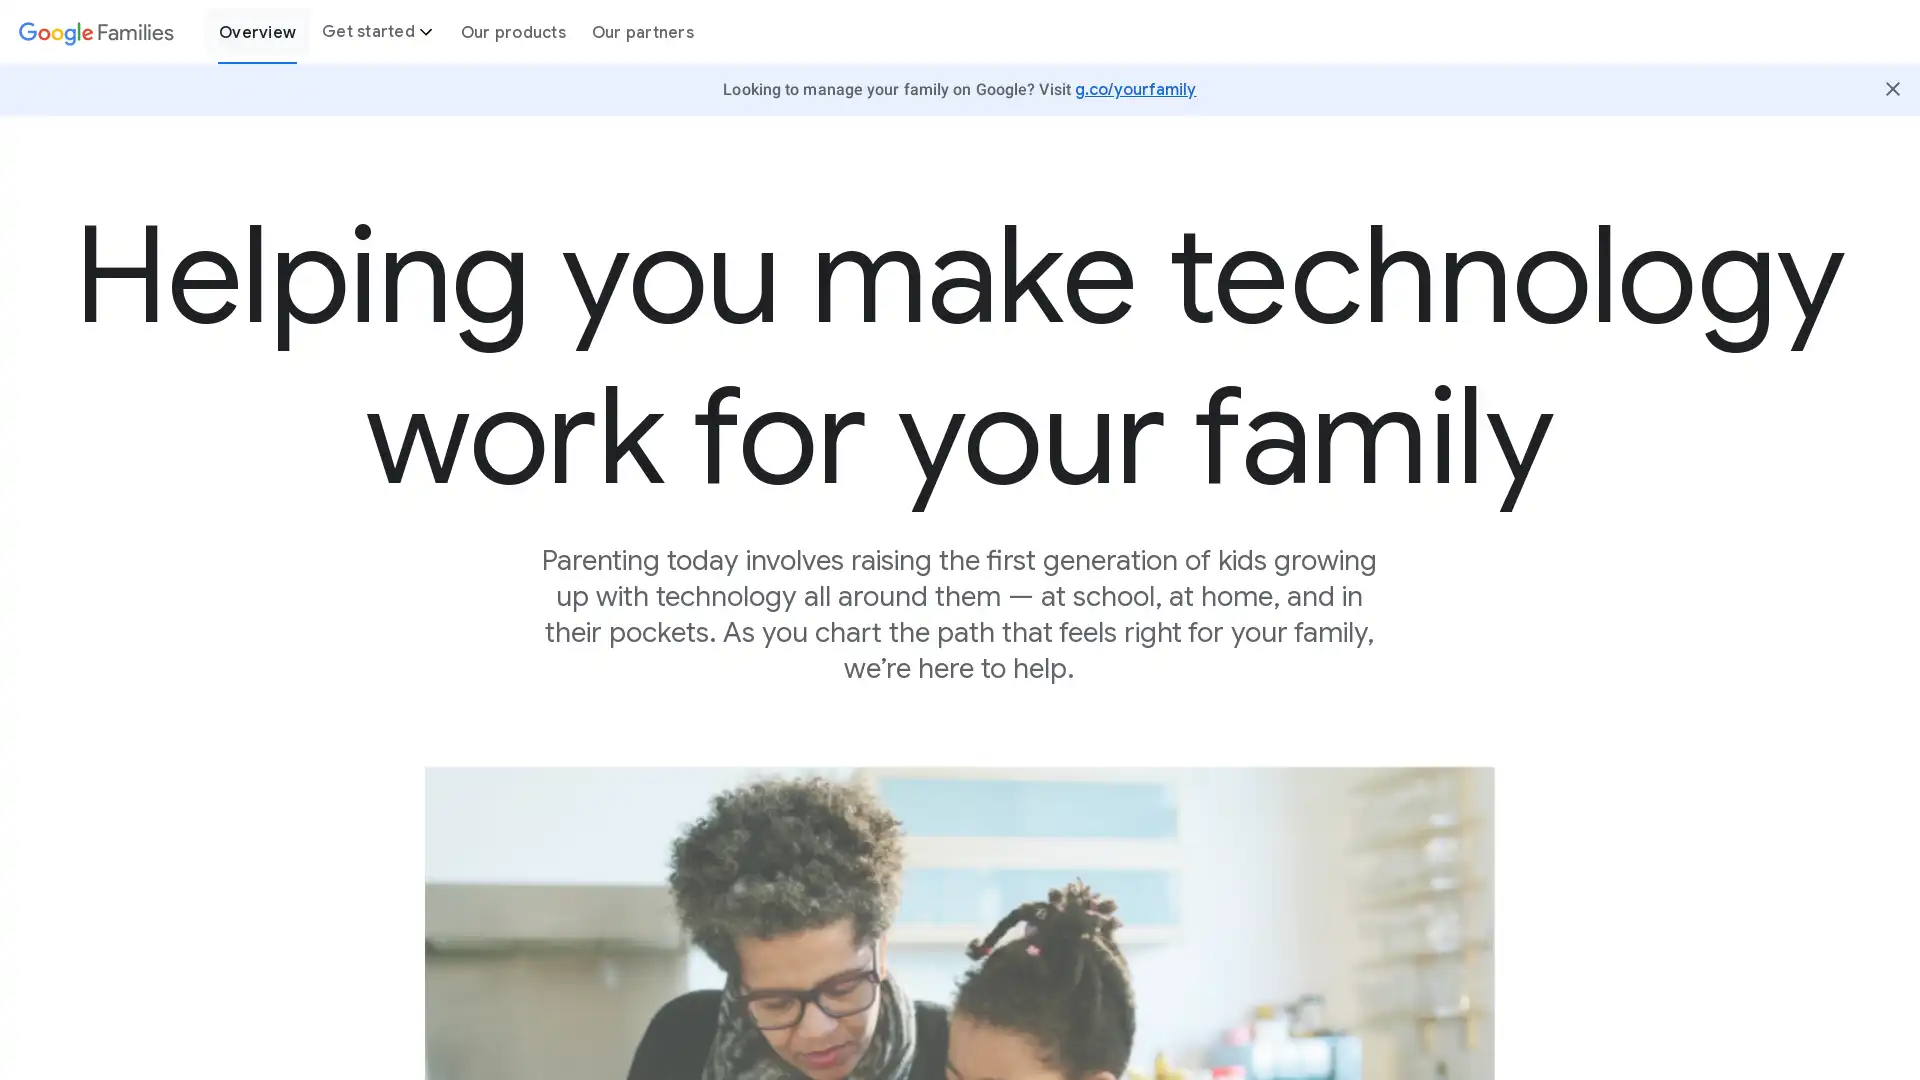  What do you see at coordinates (1891, 87) in the screenshot?
I see `Close Butter Bar` at bounding box center [1891, 87].